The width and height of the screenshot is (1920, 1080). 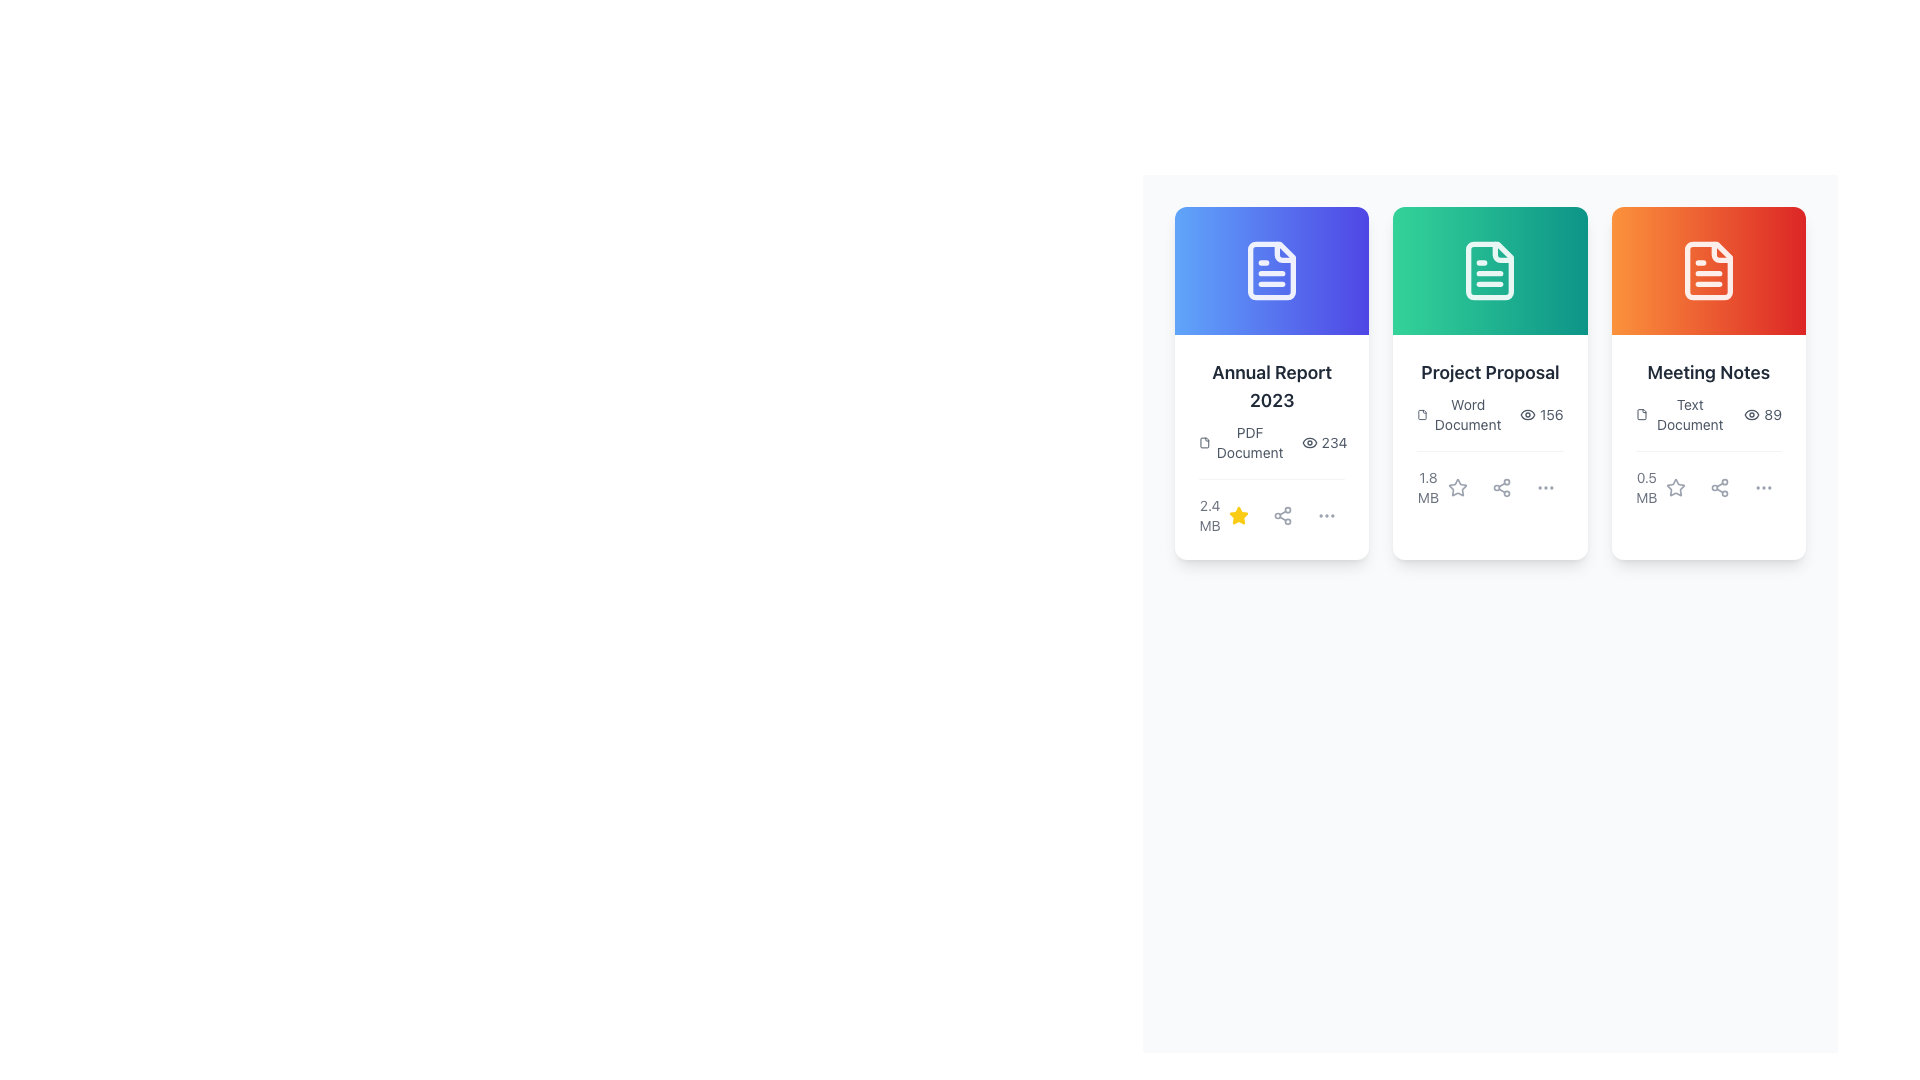 What do you see at coordinates (1718, 488) in the screenshot?
I see `the sharing icon button located at the bottom section of the 'Meeting Notes' card` at bounding box center [1718, 488].